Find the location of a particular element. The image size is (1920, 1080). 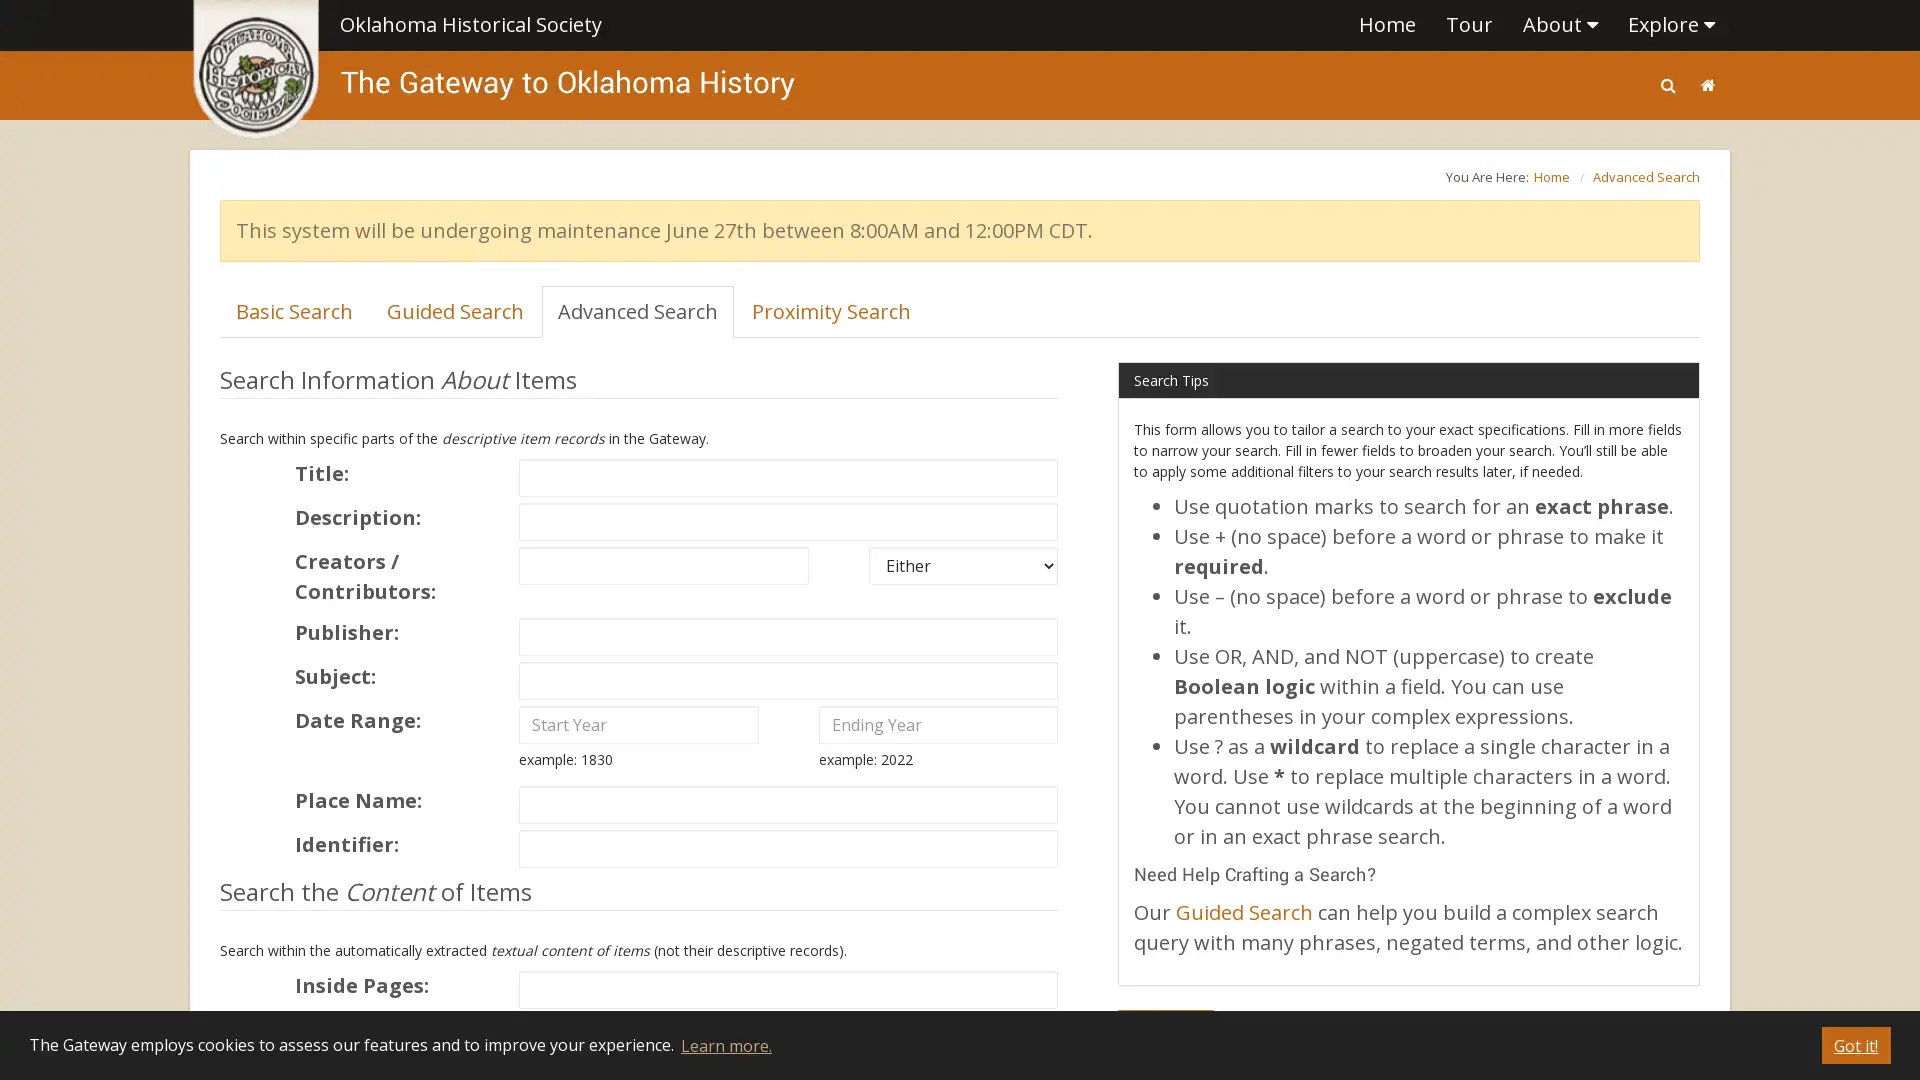

Search is located at coordinates (1166, 1029).